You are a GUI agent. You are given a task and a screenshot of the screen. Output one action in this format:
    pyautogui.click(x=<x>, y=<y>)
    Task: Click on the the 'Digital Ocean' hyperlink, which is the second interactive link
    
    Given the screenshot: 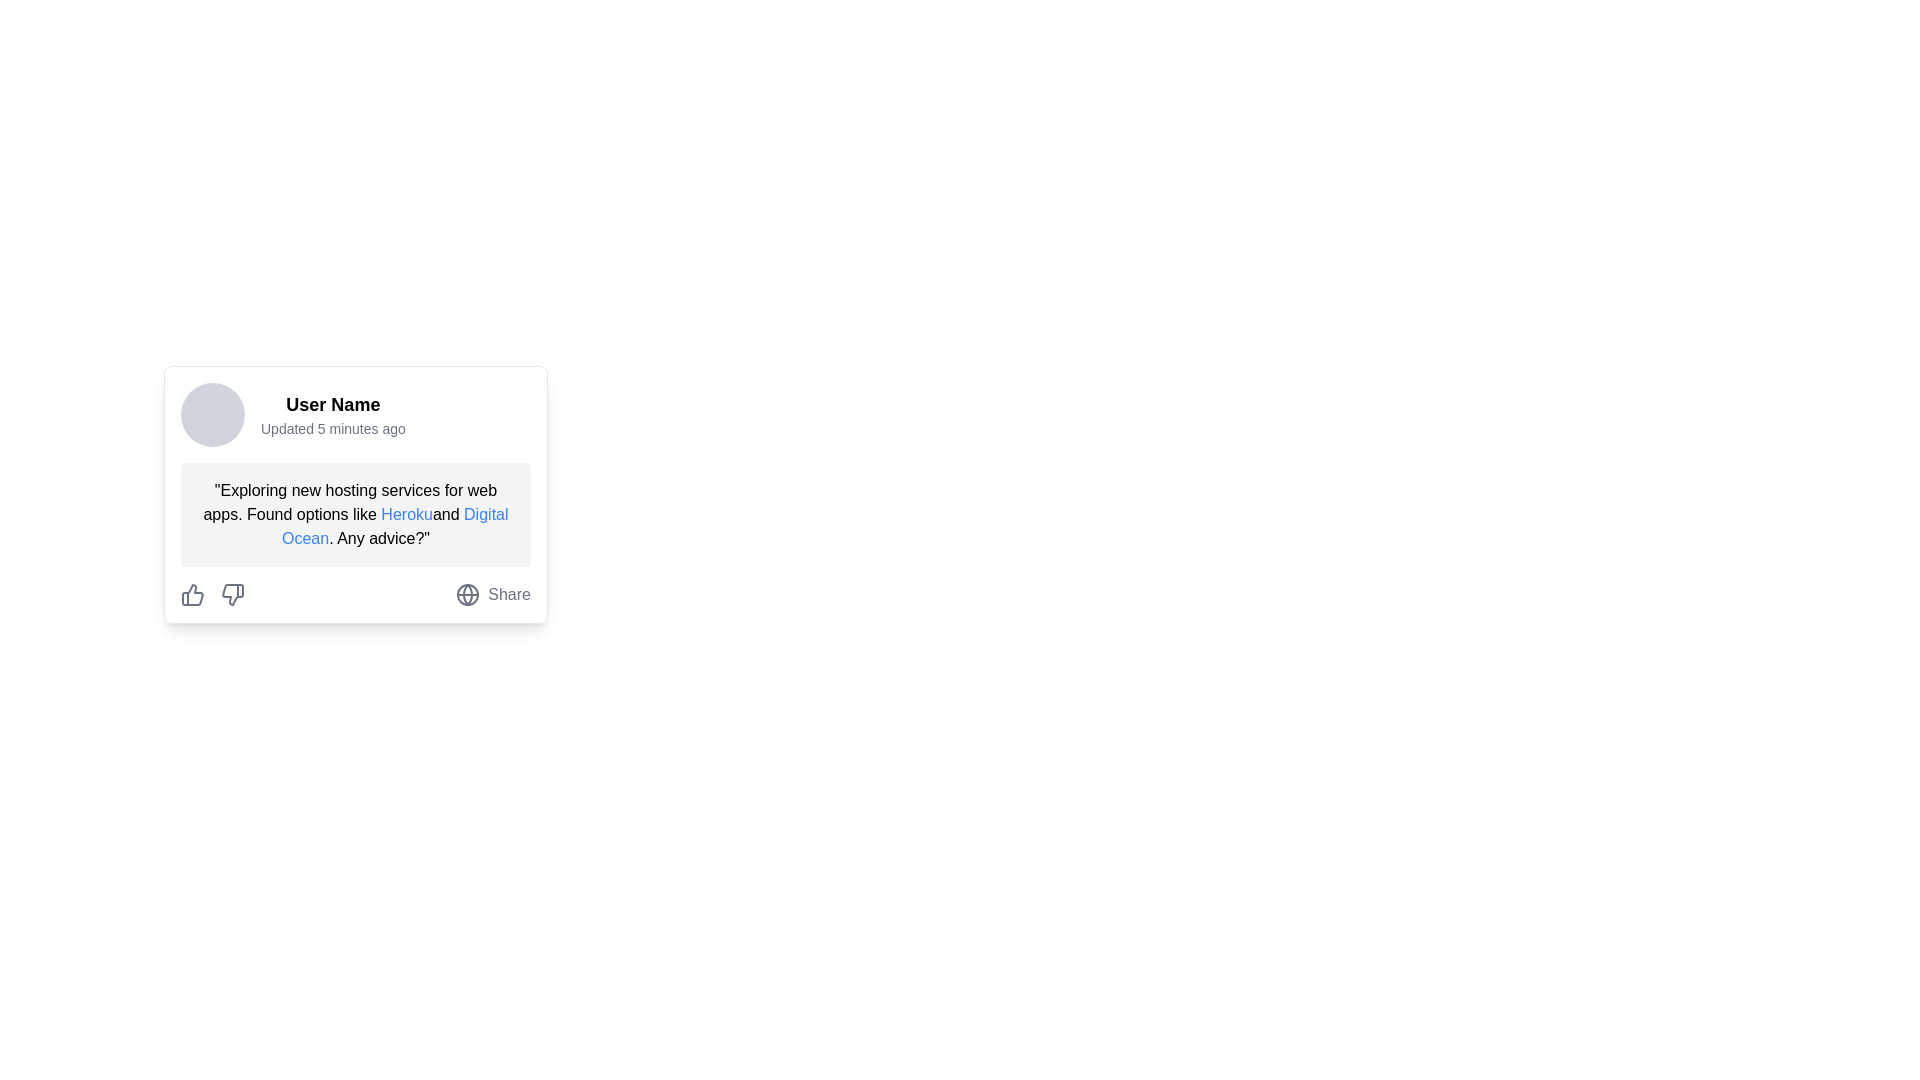 What is the action you would take?
    pyautogui.click(x=395, y=525)
    